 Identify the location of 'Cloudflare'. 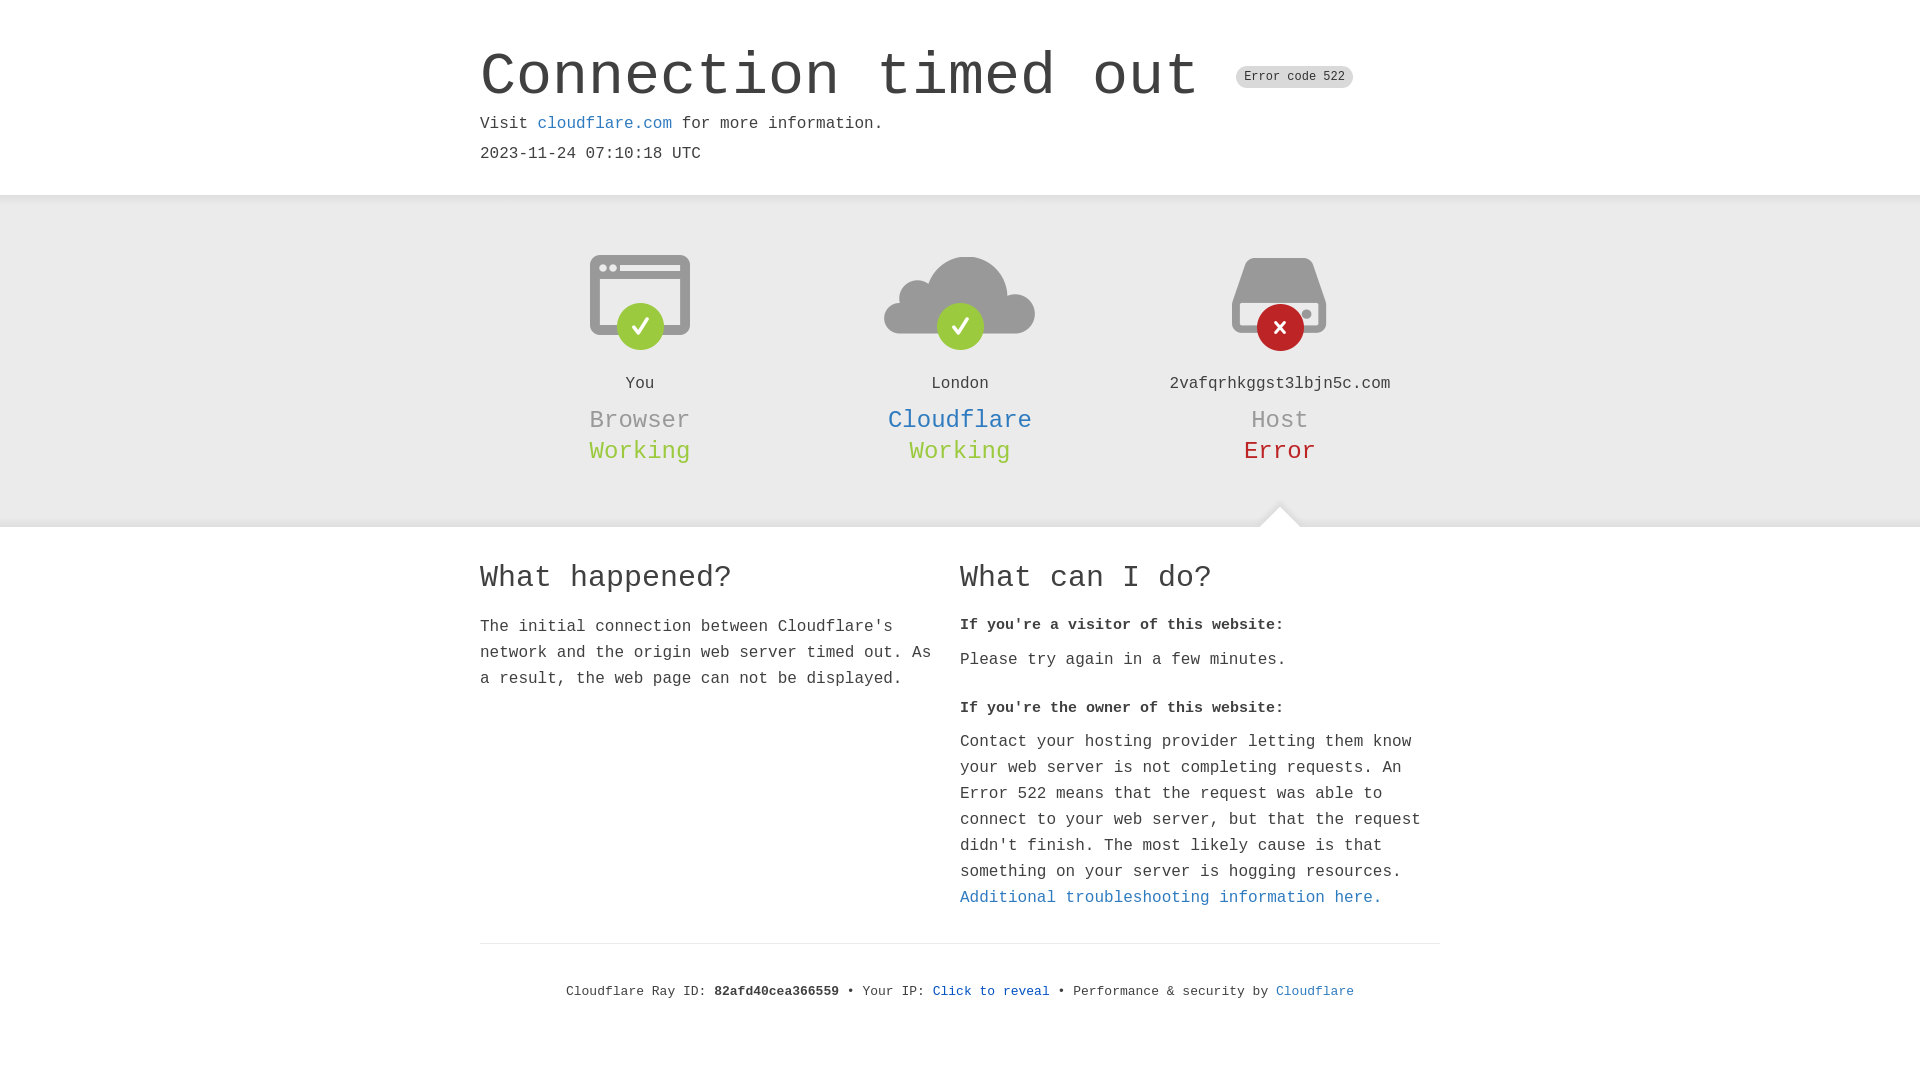
(1315, 991).